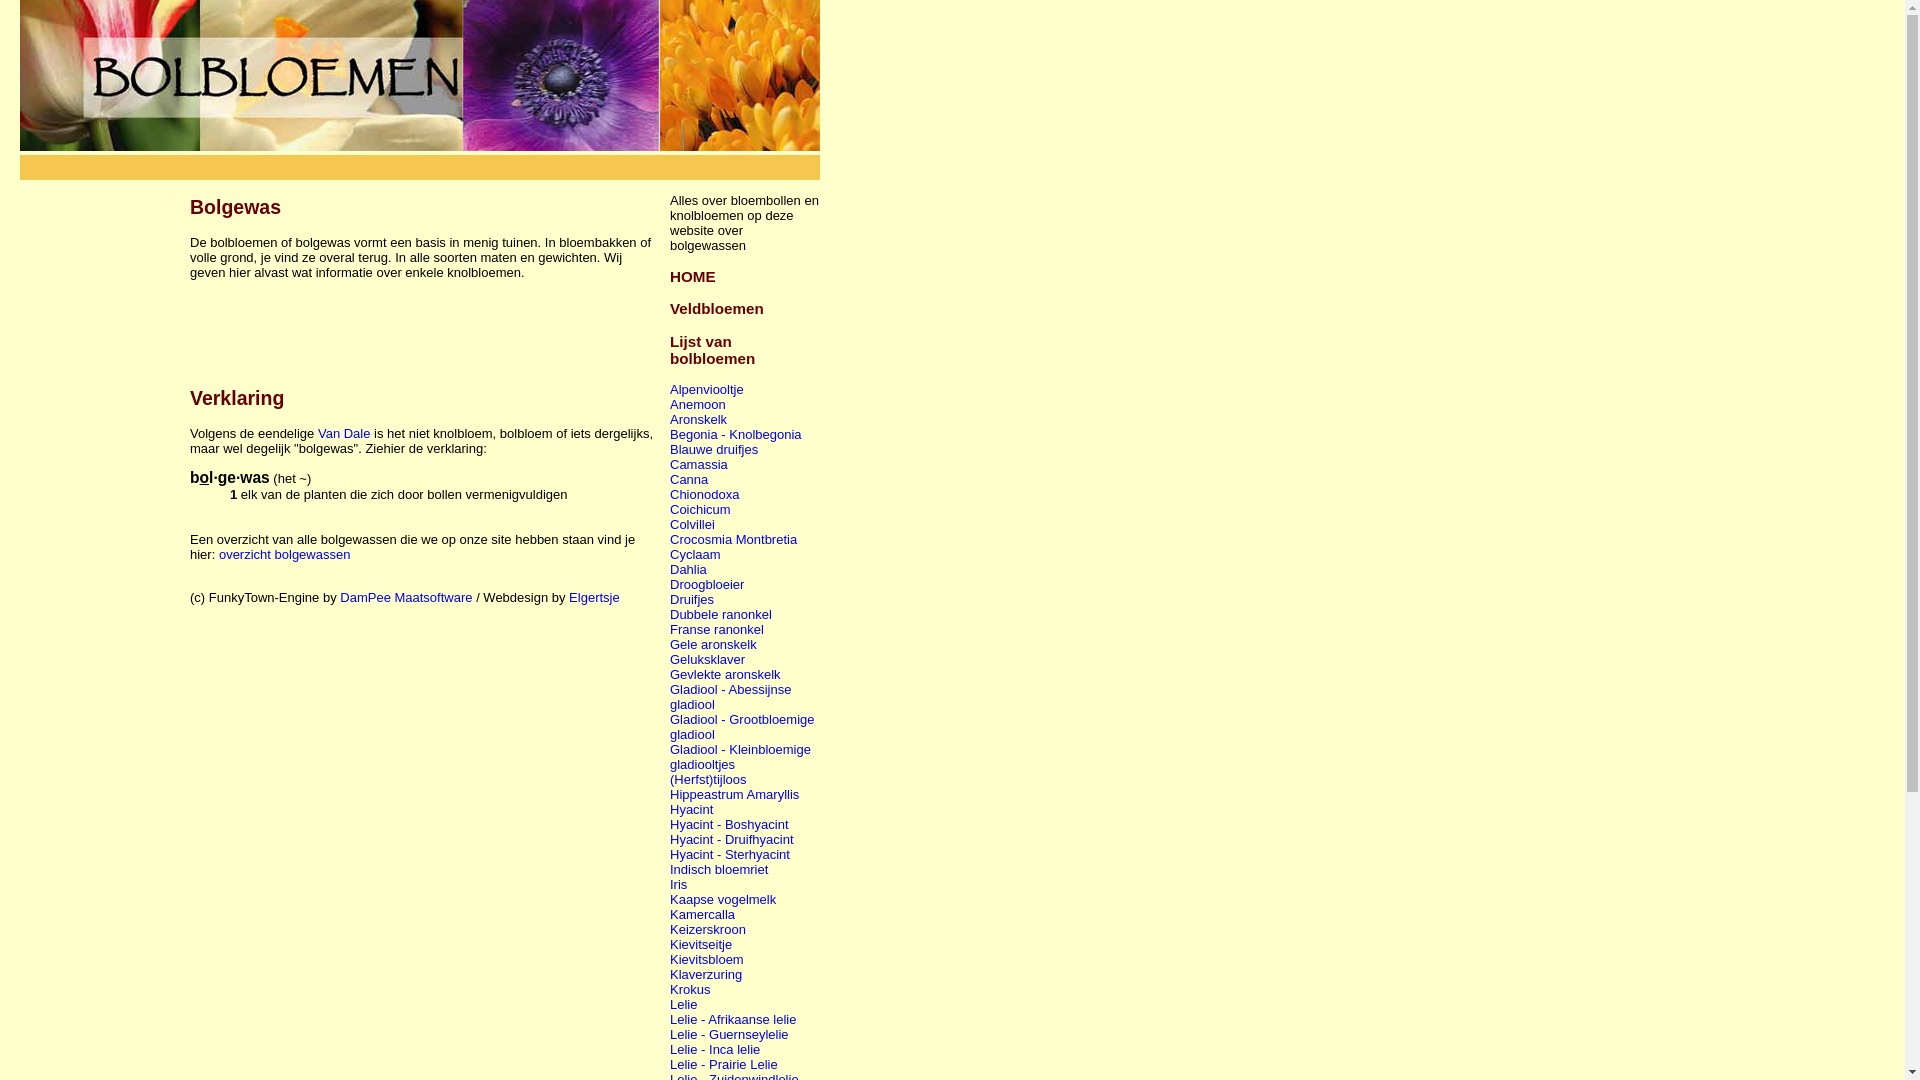 This screenshot has width=1920, height=1080. I want to click on 'DamPee Maatsoftware', so click(405, 596).